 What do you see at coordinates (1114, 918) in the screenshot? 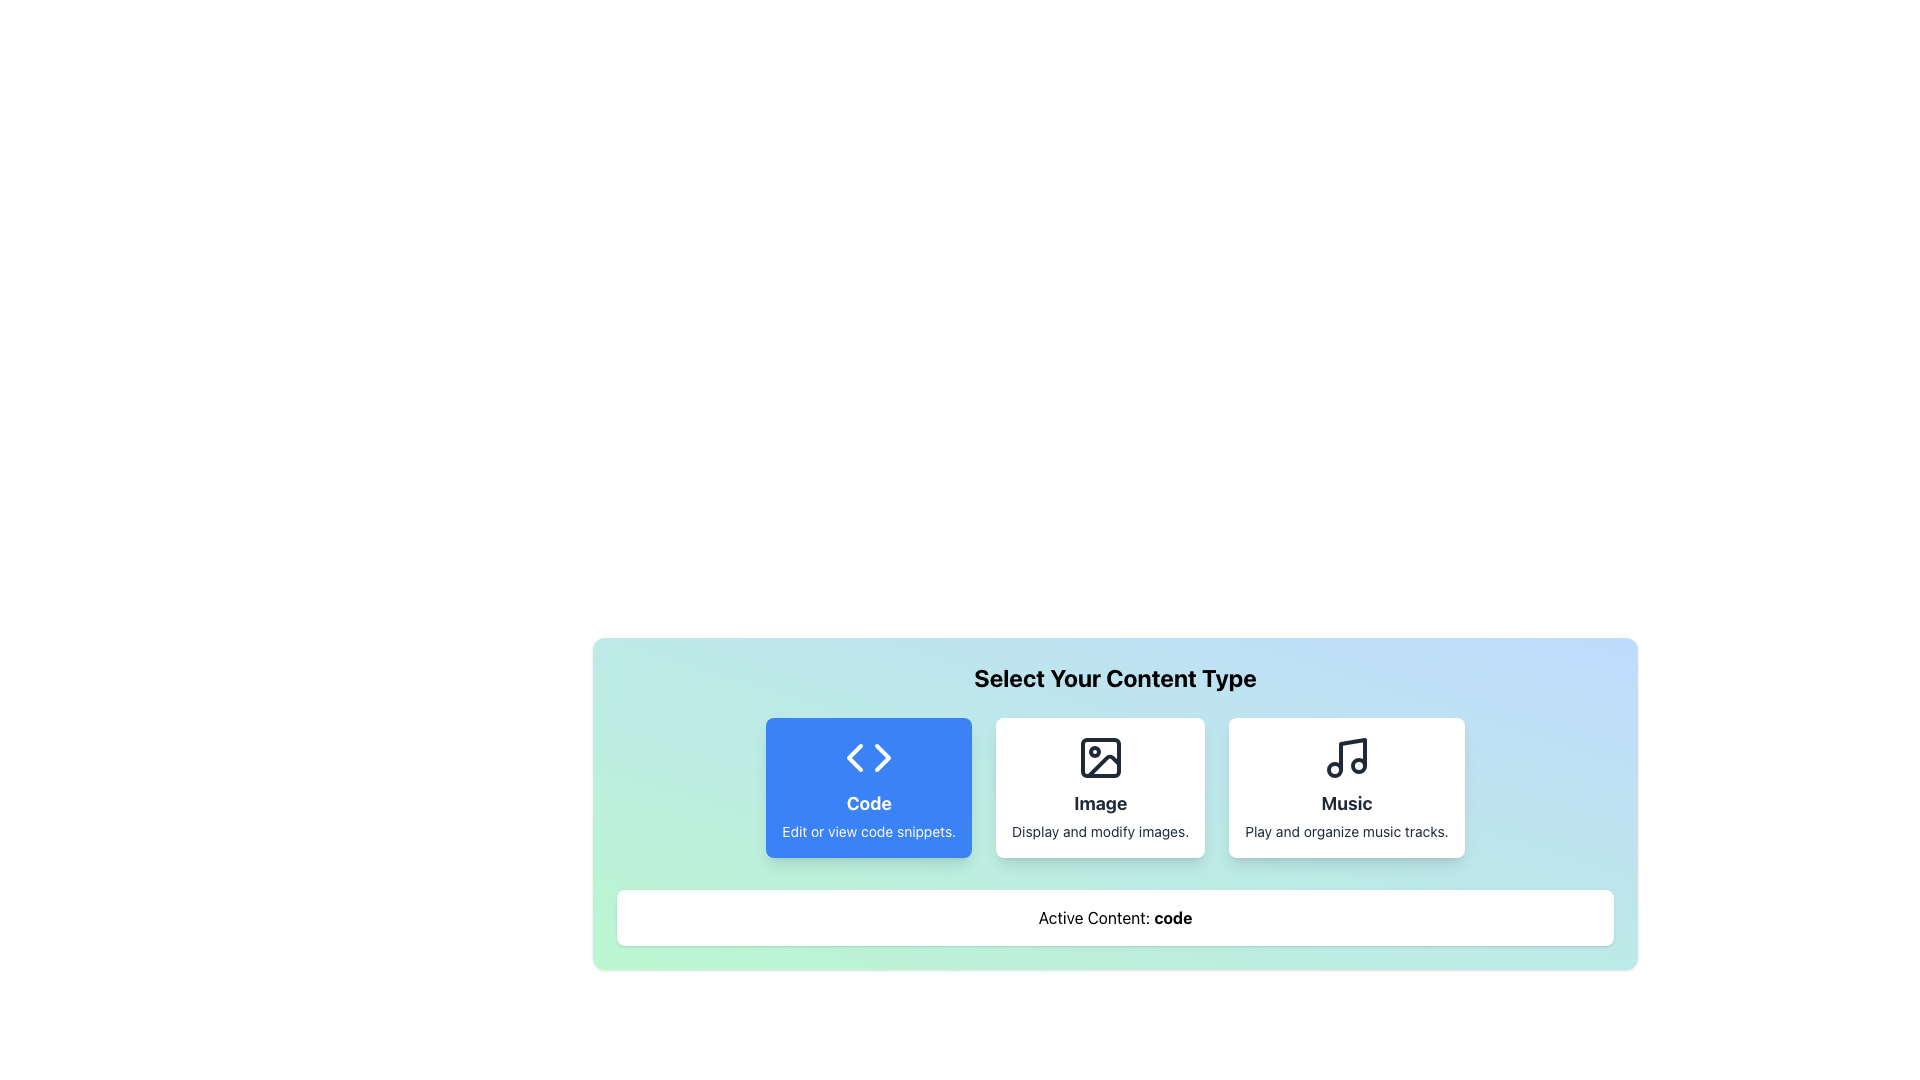
I see `the text label displaying 'Active Content: code', which is a horizontal white box with rounded corners located below the interactive cards labeled 'Code', 'Image', and 'Music'` at bounding box center [1114, 918].